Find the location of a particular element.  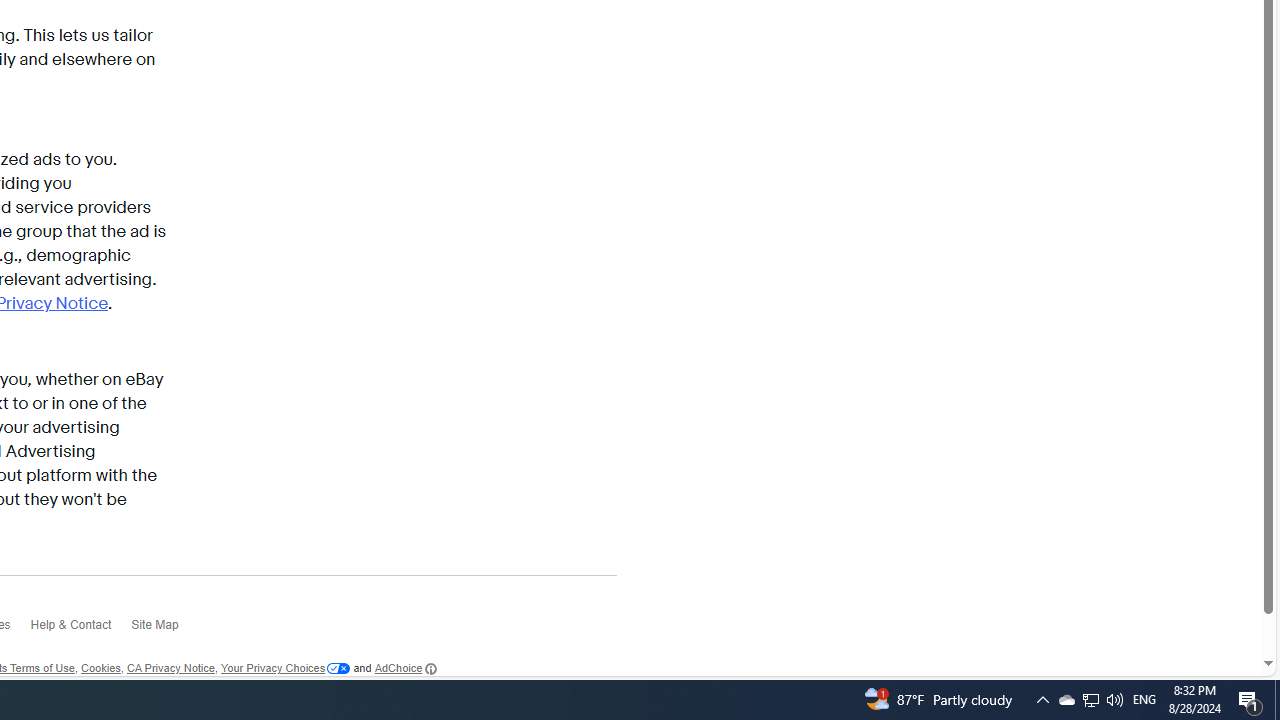

'Help & Contact' is located at coordinates (80, 630).